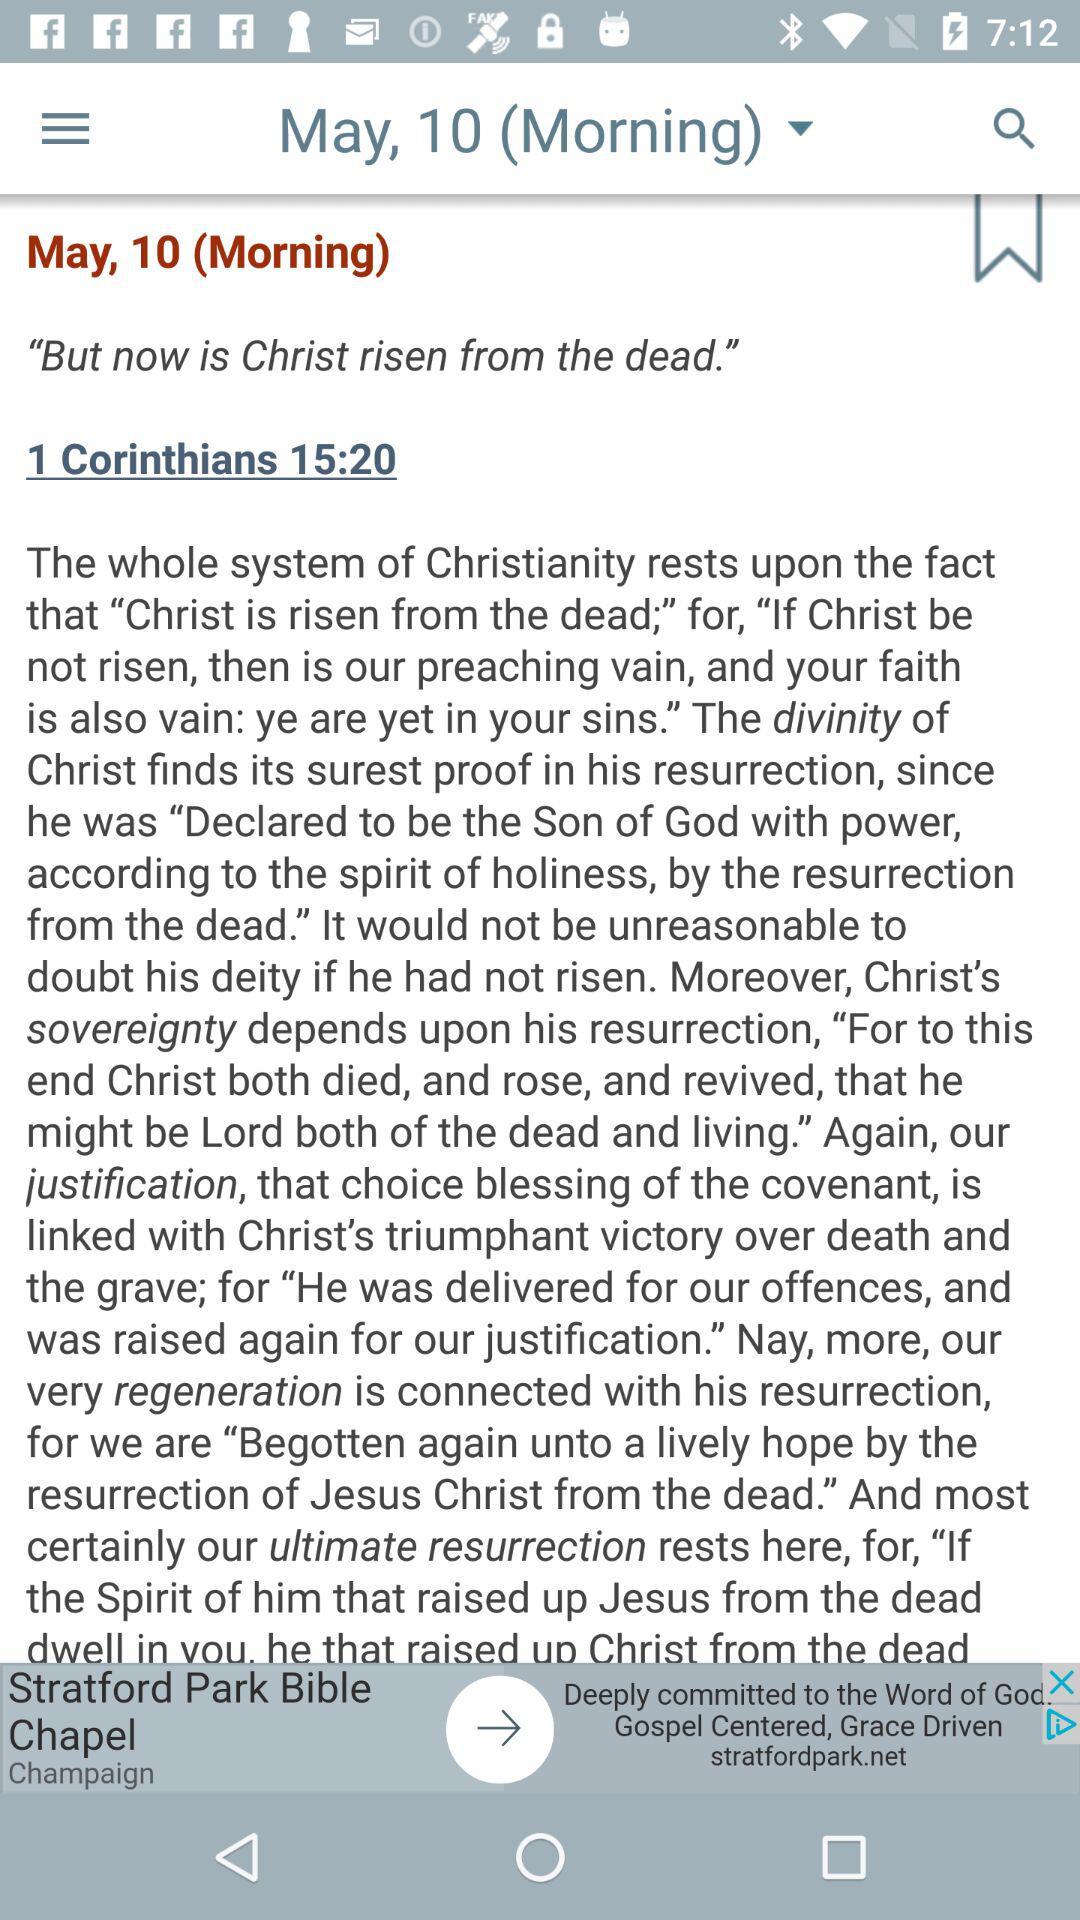 The height and width of the screenshot is (1920, 1080). What do you see at coordinates (987, 258) in the screenshot?
I see `the bookmark icon` at bounding box center [987, 258].